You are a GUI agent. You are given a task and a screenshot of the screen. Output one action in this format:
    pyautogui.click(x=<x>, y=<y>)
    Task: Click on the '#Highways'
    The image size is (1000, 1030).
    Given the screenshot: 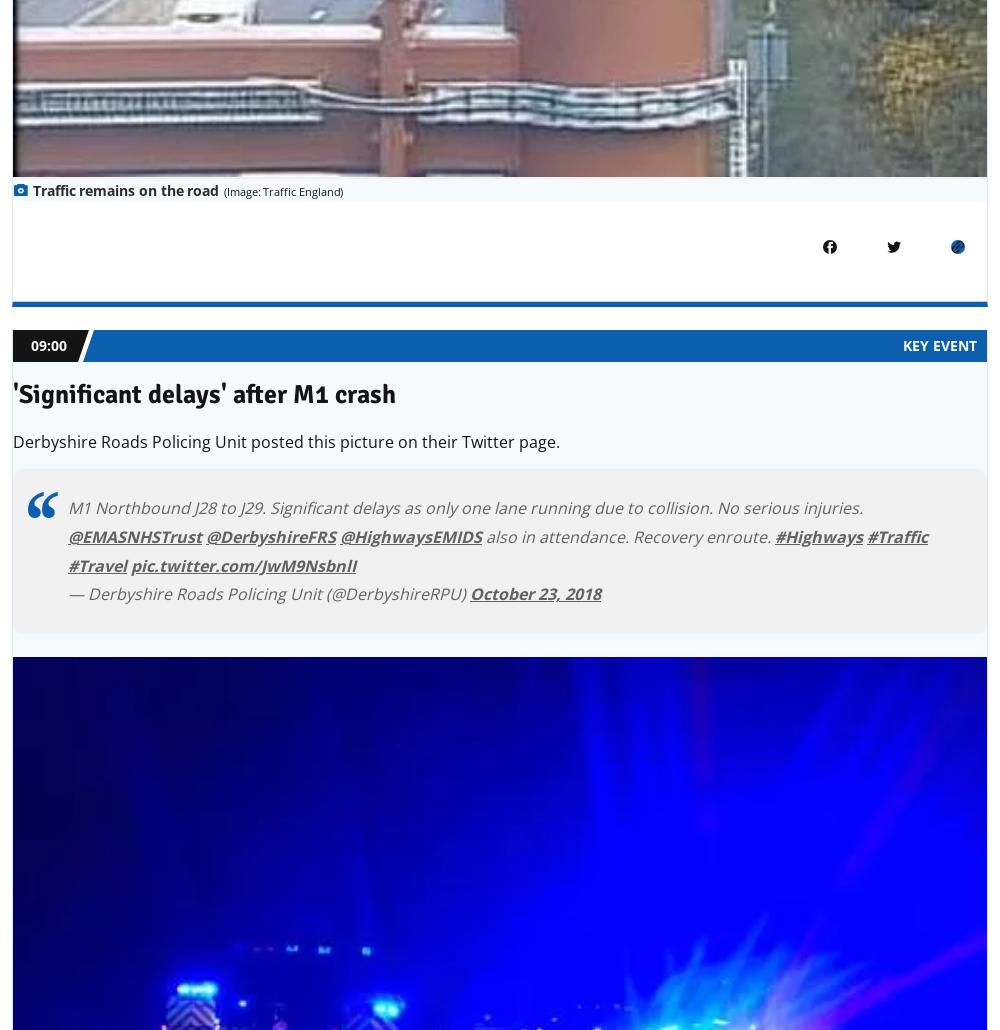 What is the action you would take?
    pyautogui.click(x=818, y=536)
    